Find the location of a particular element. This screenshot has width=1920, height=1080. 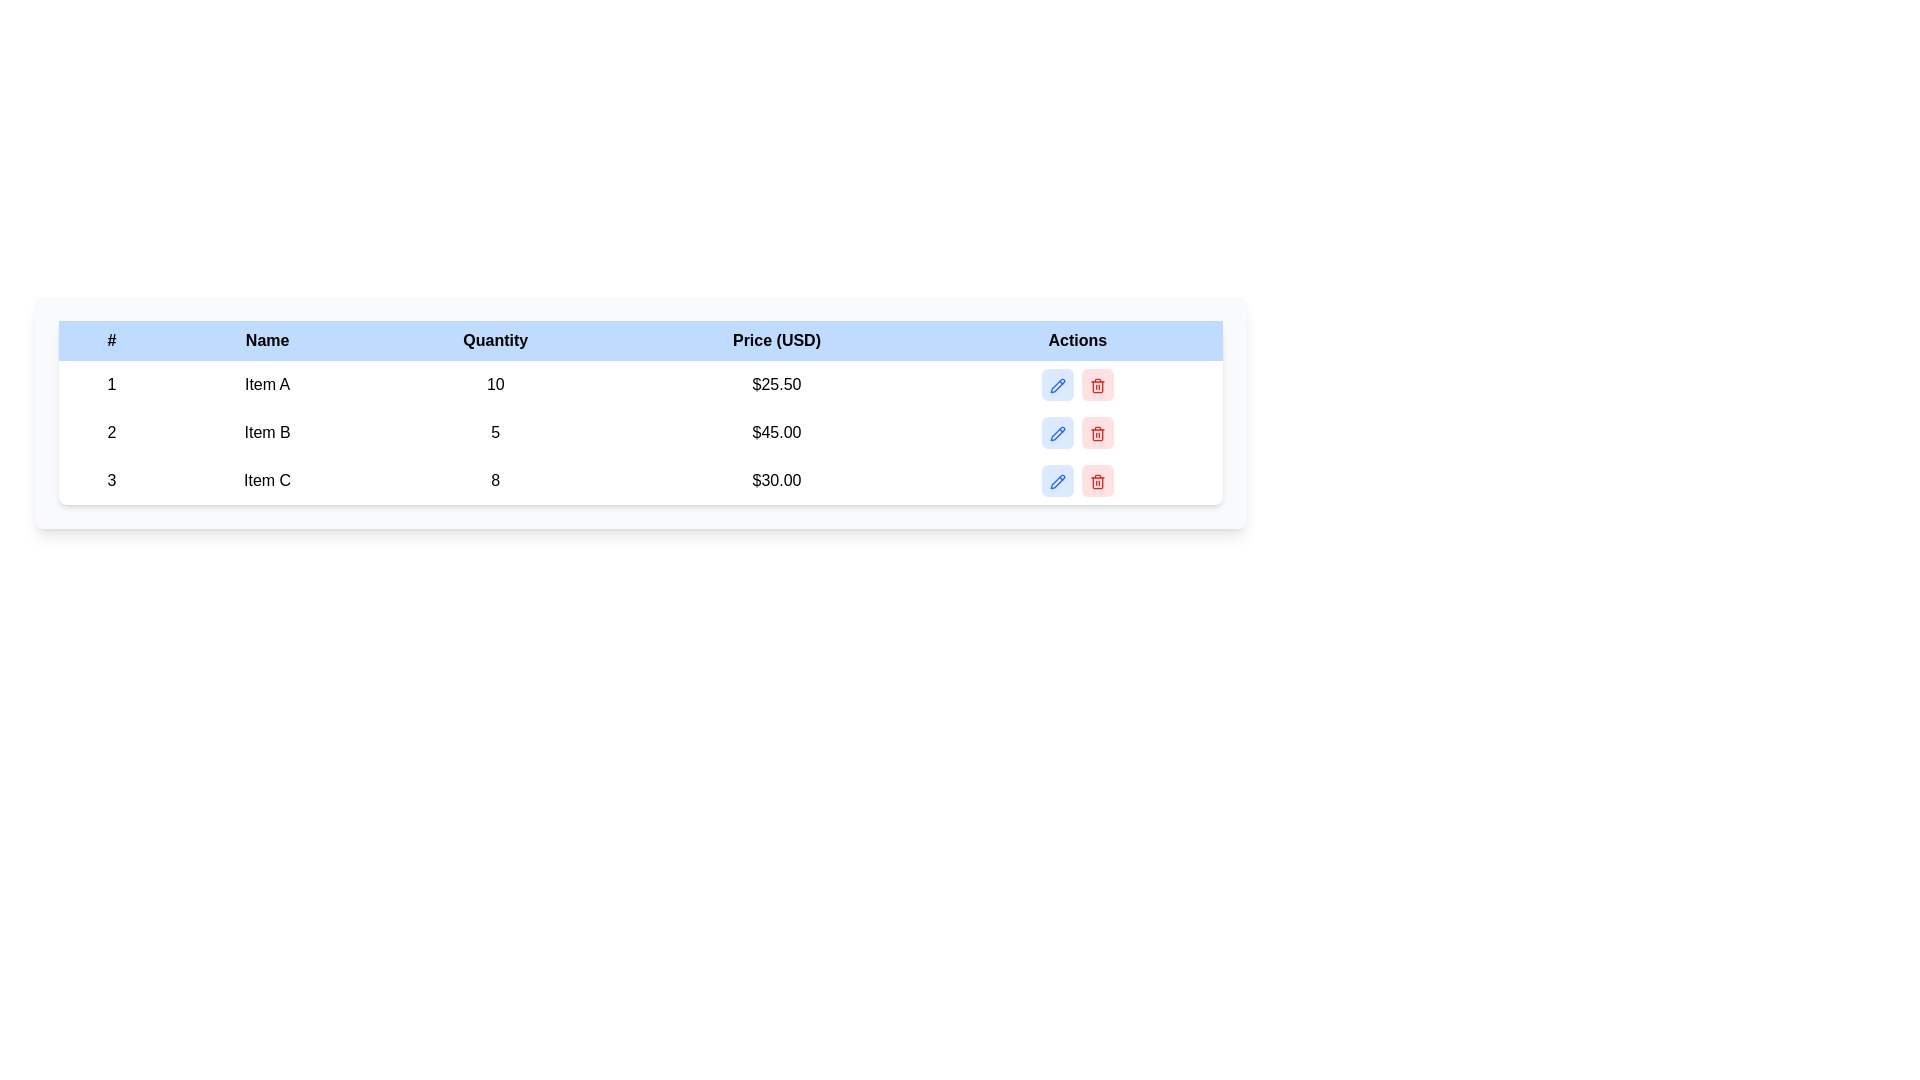

the text label for 'Item A' located in the second column of the first row of the table, under the 'Name' header is located at coordinates (266, 385).